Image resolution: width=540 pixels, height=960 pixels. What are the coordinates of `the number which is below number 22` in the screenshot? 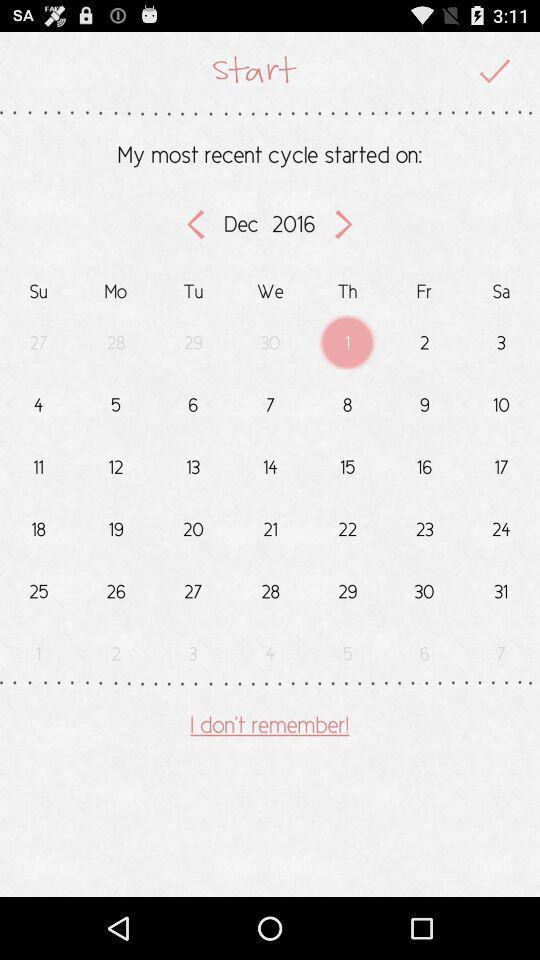 It's located at (346, 587).